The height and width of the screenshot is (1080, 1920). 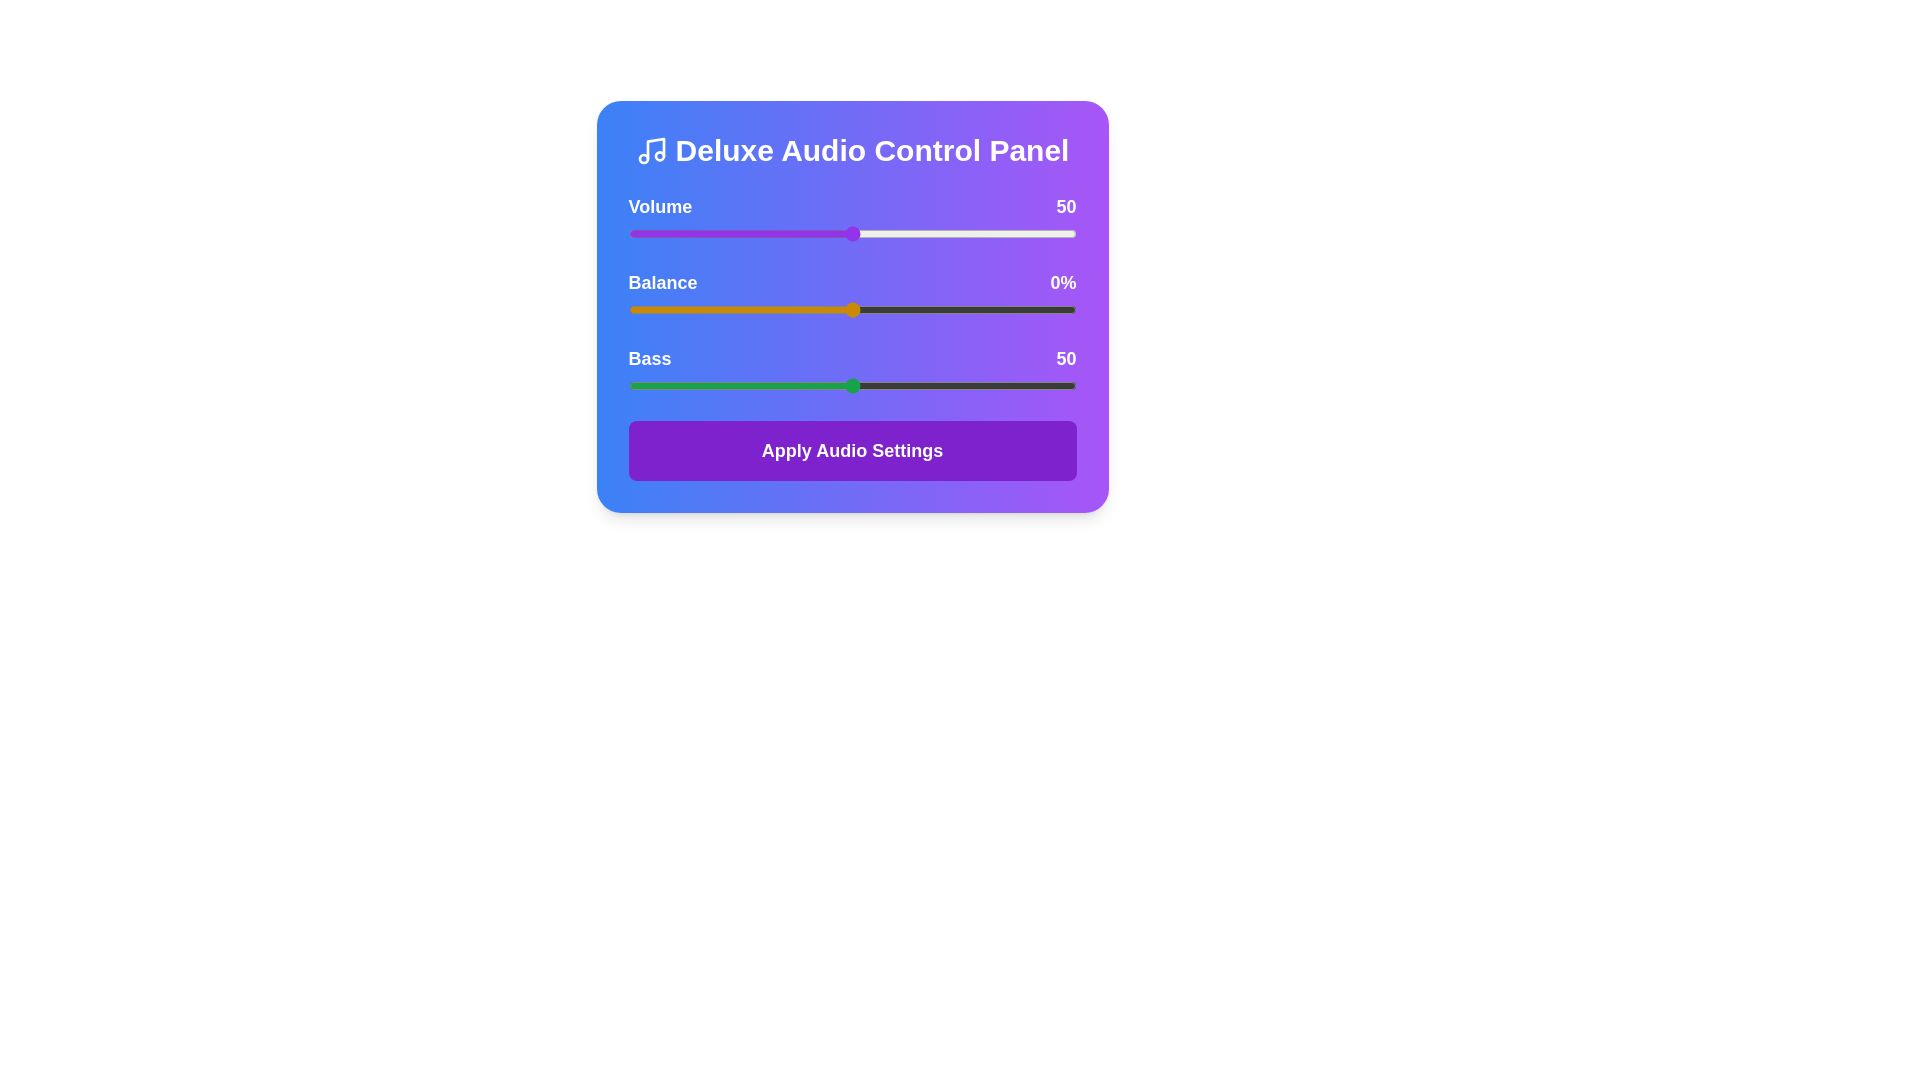 What do you see at coordinates (852, 309) in the screenshot?
I see `balance` at bounding box center [852, 309].